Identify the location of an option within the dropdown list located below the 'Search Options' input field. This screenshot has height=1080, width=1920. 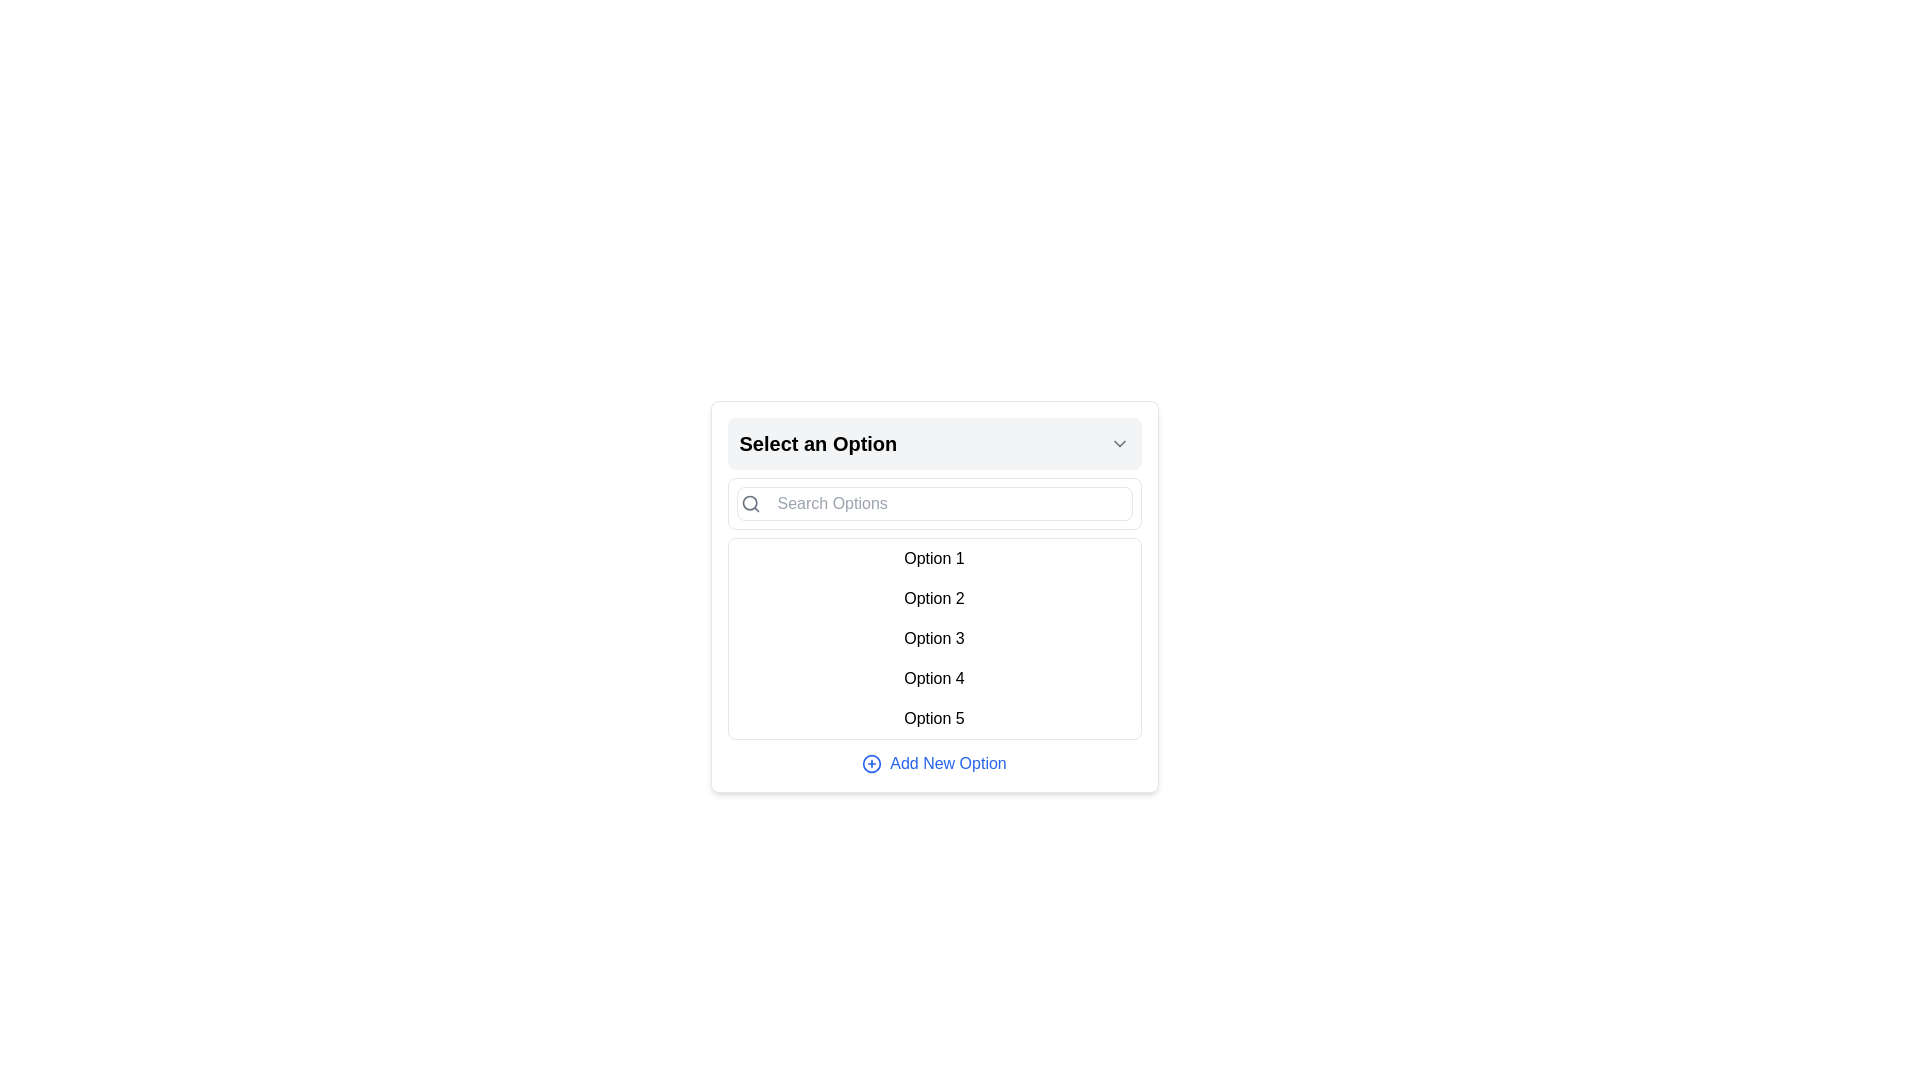
(933, 639).